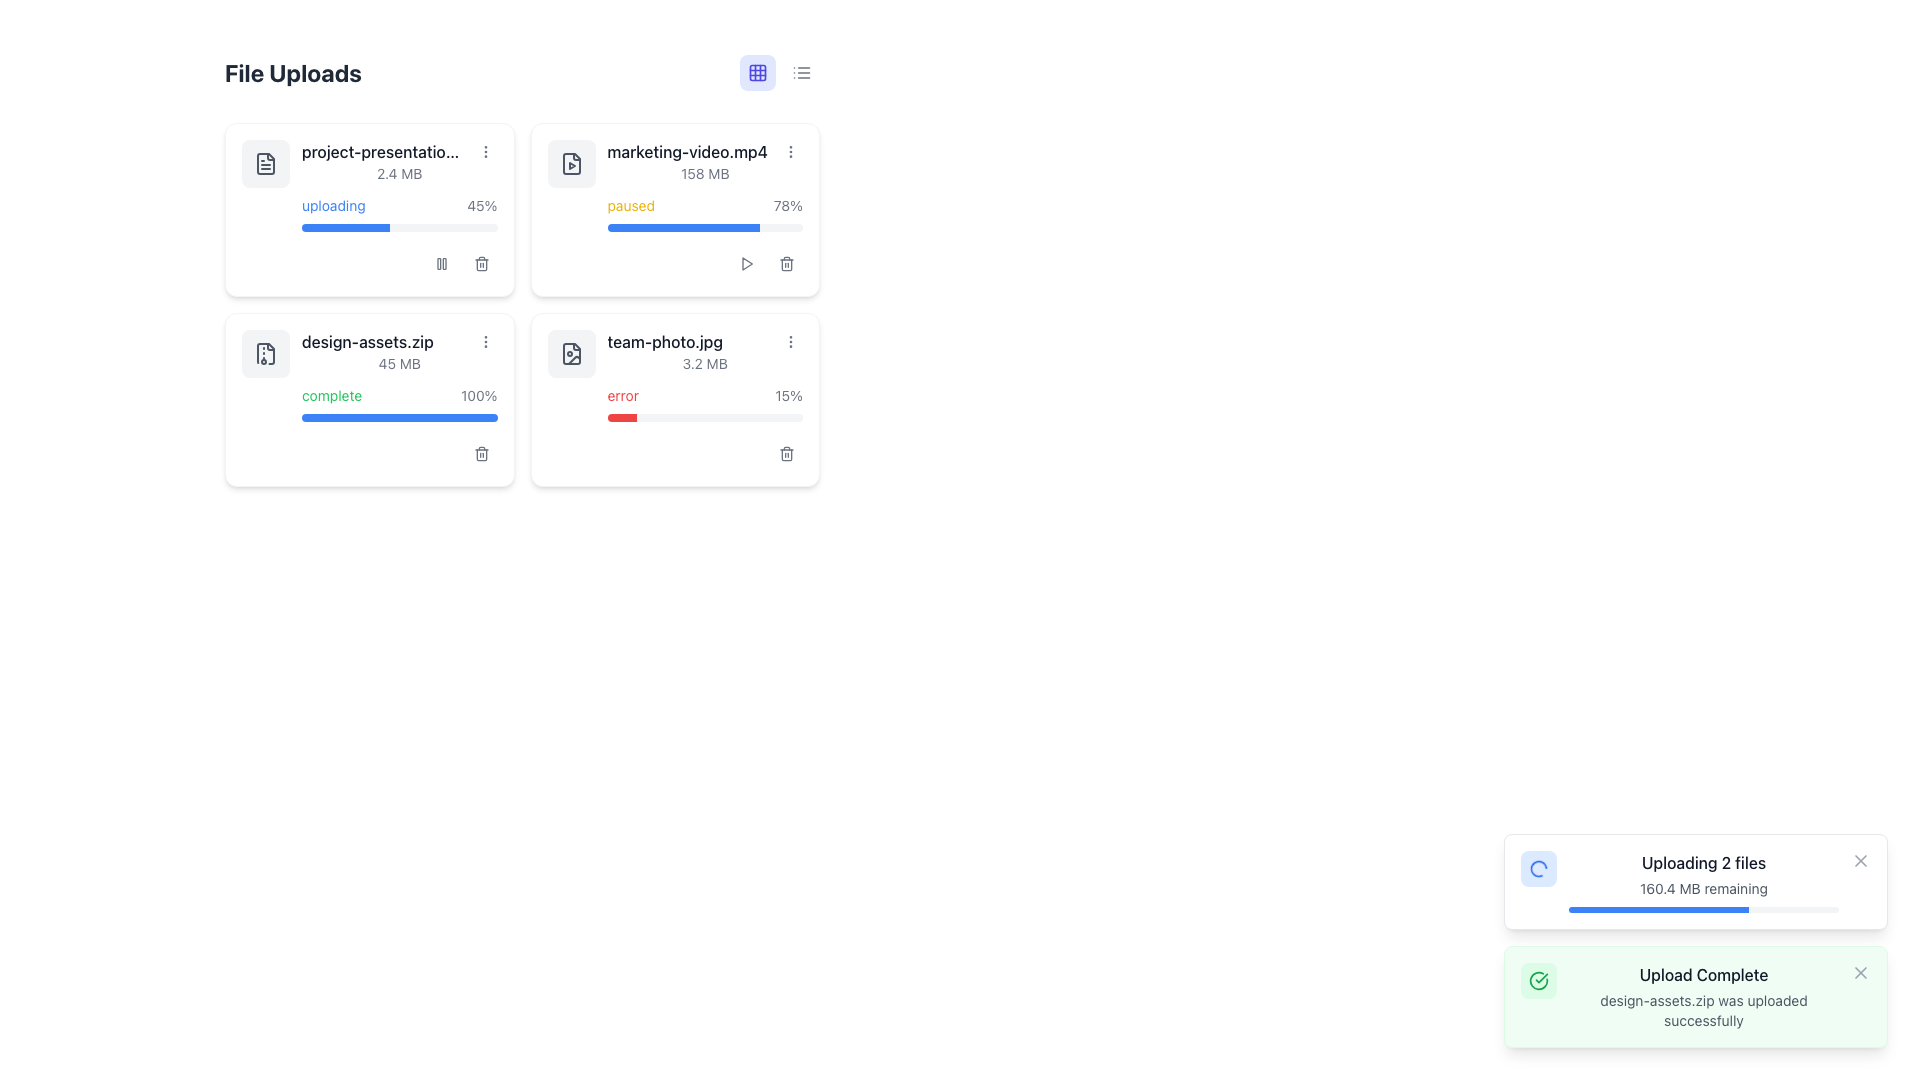 This screenshot has height=1080, width=1920. Describe the element at coordinates (570, 163) in the screenshot. I see `the video file icon labeled 'marketing-video.mp4', which is styled with a document-like outline and a play symbol in the center, located in the upper-right quadrant of the File Uploads interface` at that location.